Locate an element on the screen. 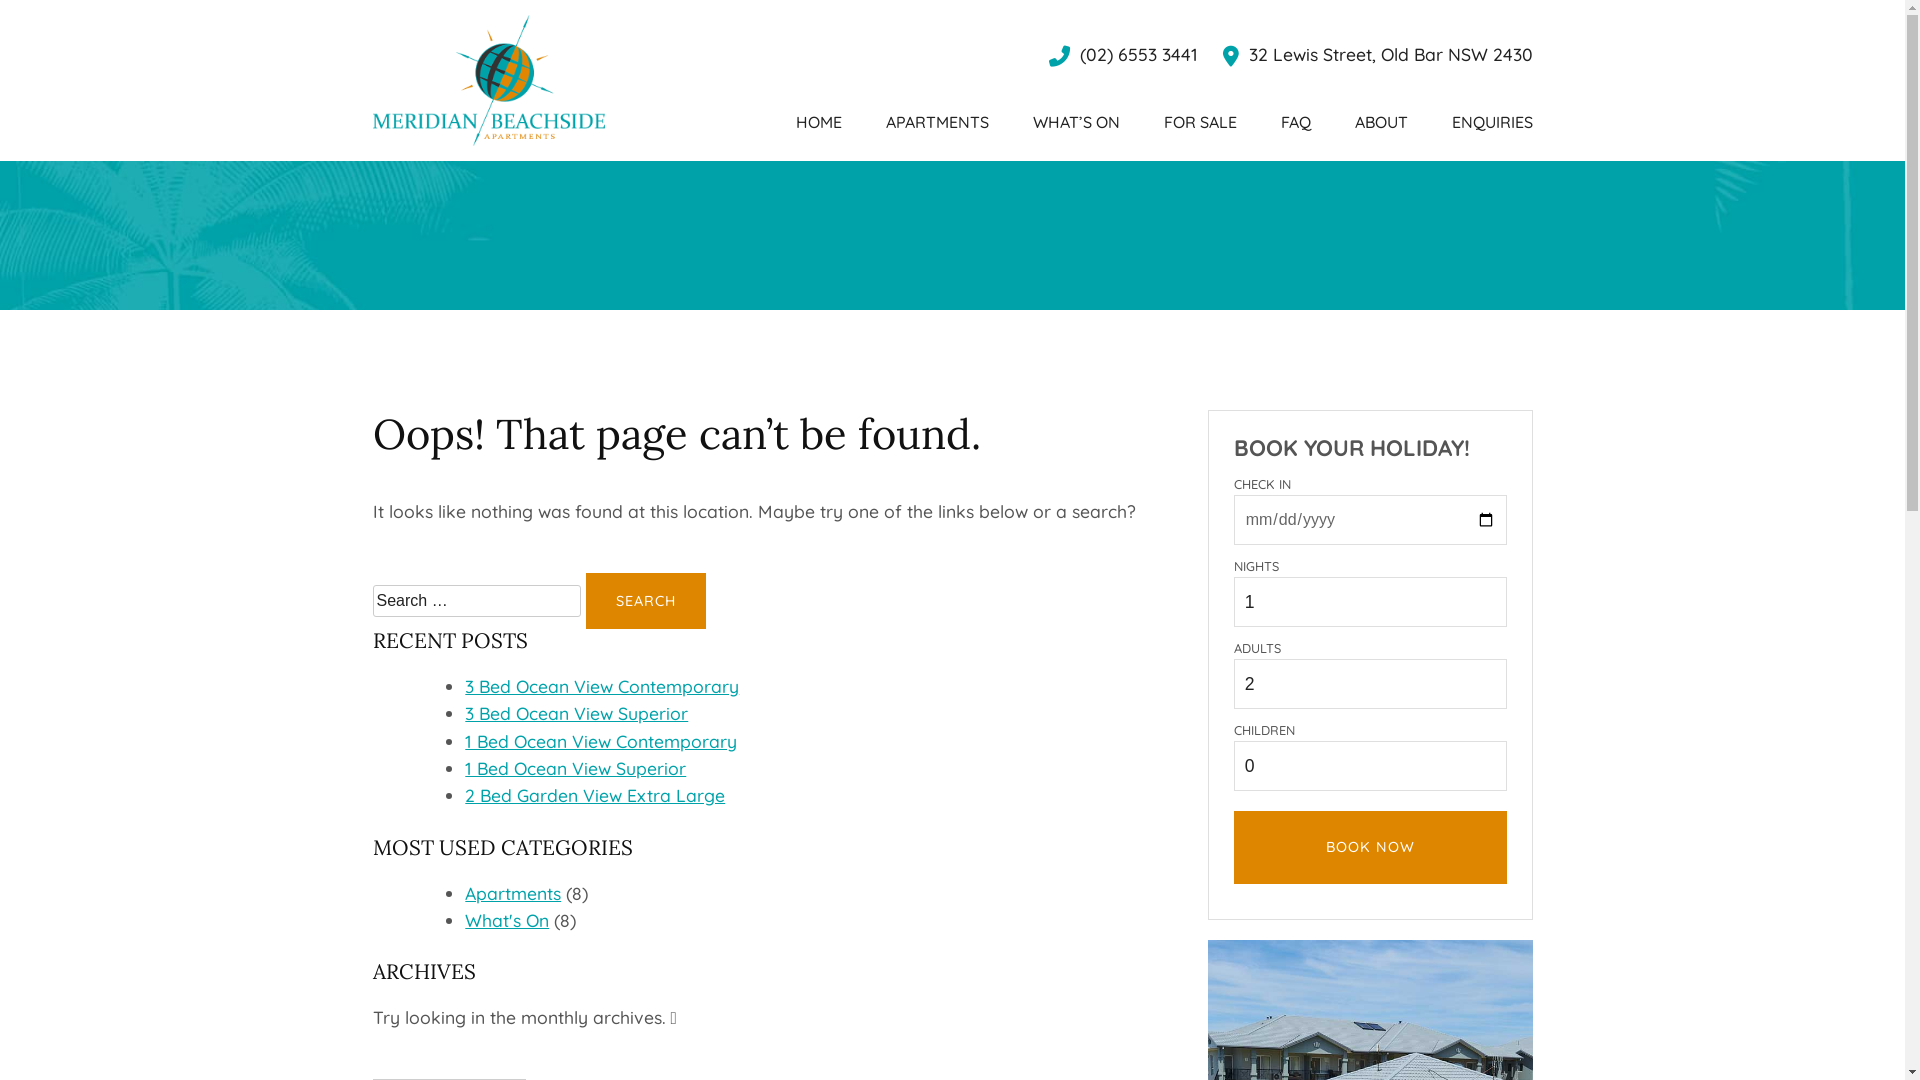  'BOOK NOW' is located at coordinates (1369, 847).